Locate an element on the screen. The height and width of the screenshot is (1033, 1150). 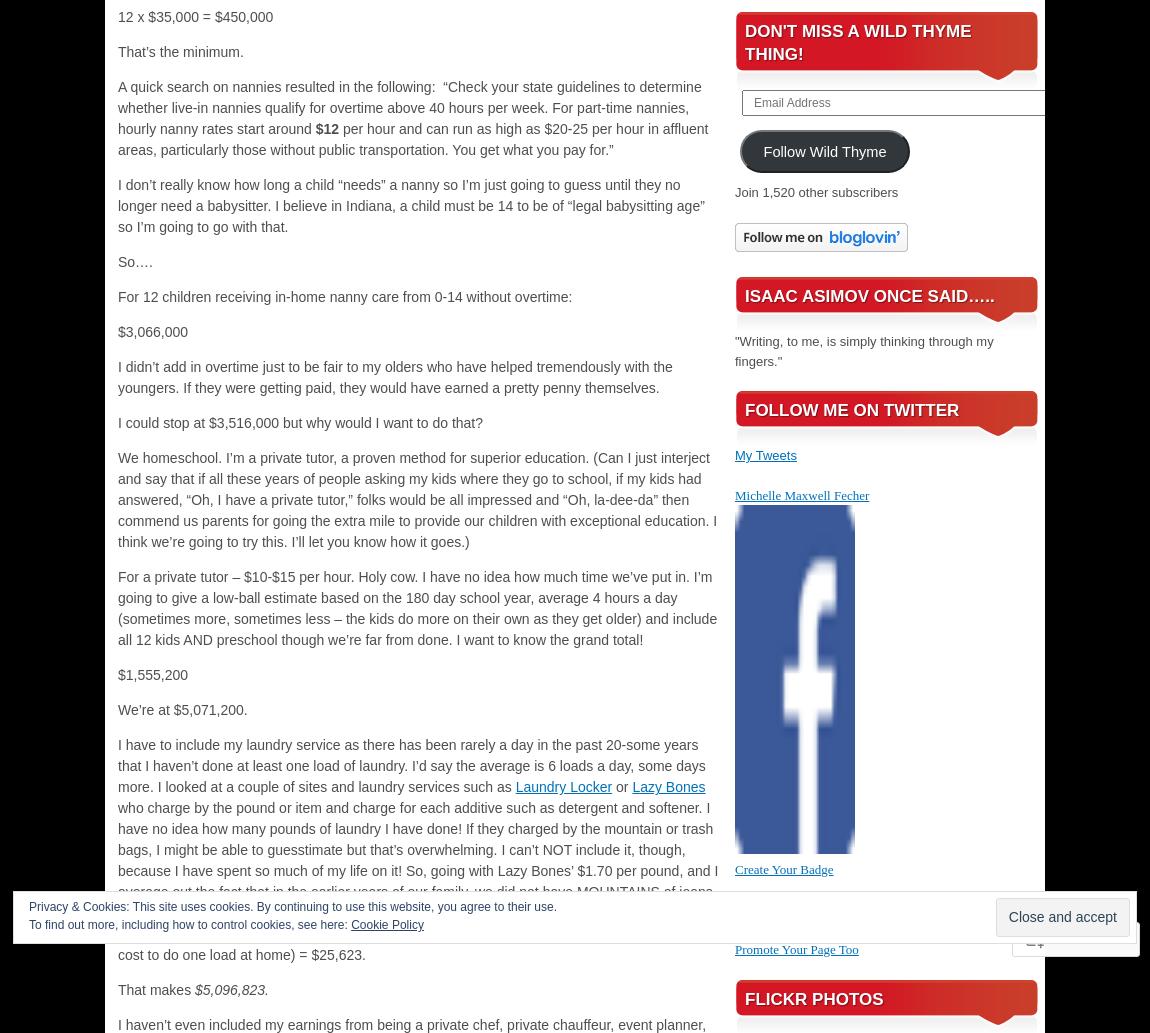
'We homeschool. I’m a private tutor, a proven method for superior education. (Can I just interject and say that if all these years of people asking my kids where they go to school, if my kids had answered, “Oh, I have a private tutor,” folks would be all impressed and “Oh, la-dee-da” then commend us parents for going the extra mile to provide our children with exceptional education. I think we’re going to try this. I’ll let you know how it goes.)' is located at coordinates (116, 499).